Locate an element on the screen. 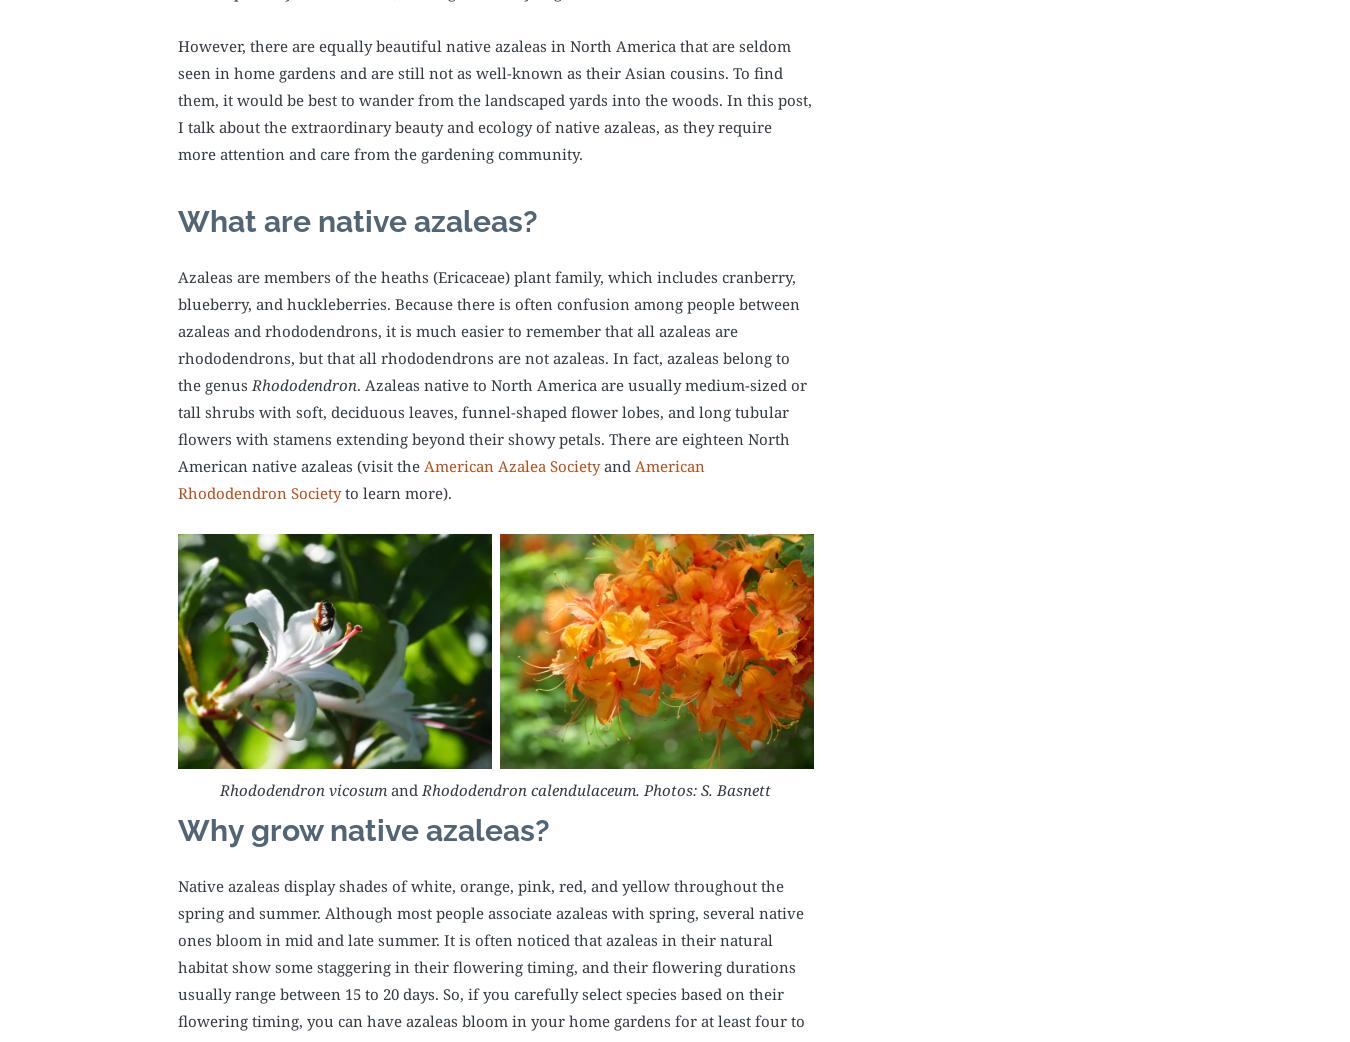  'American Rhododendron Society' is located at coordinates (441, 478).